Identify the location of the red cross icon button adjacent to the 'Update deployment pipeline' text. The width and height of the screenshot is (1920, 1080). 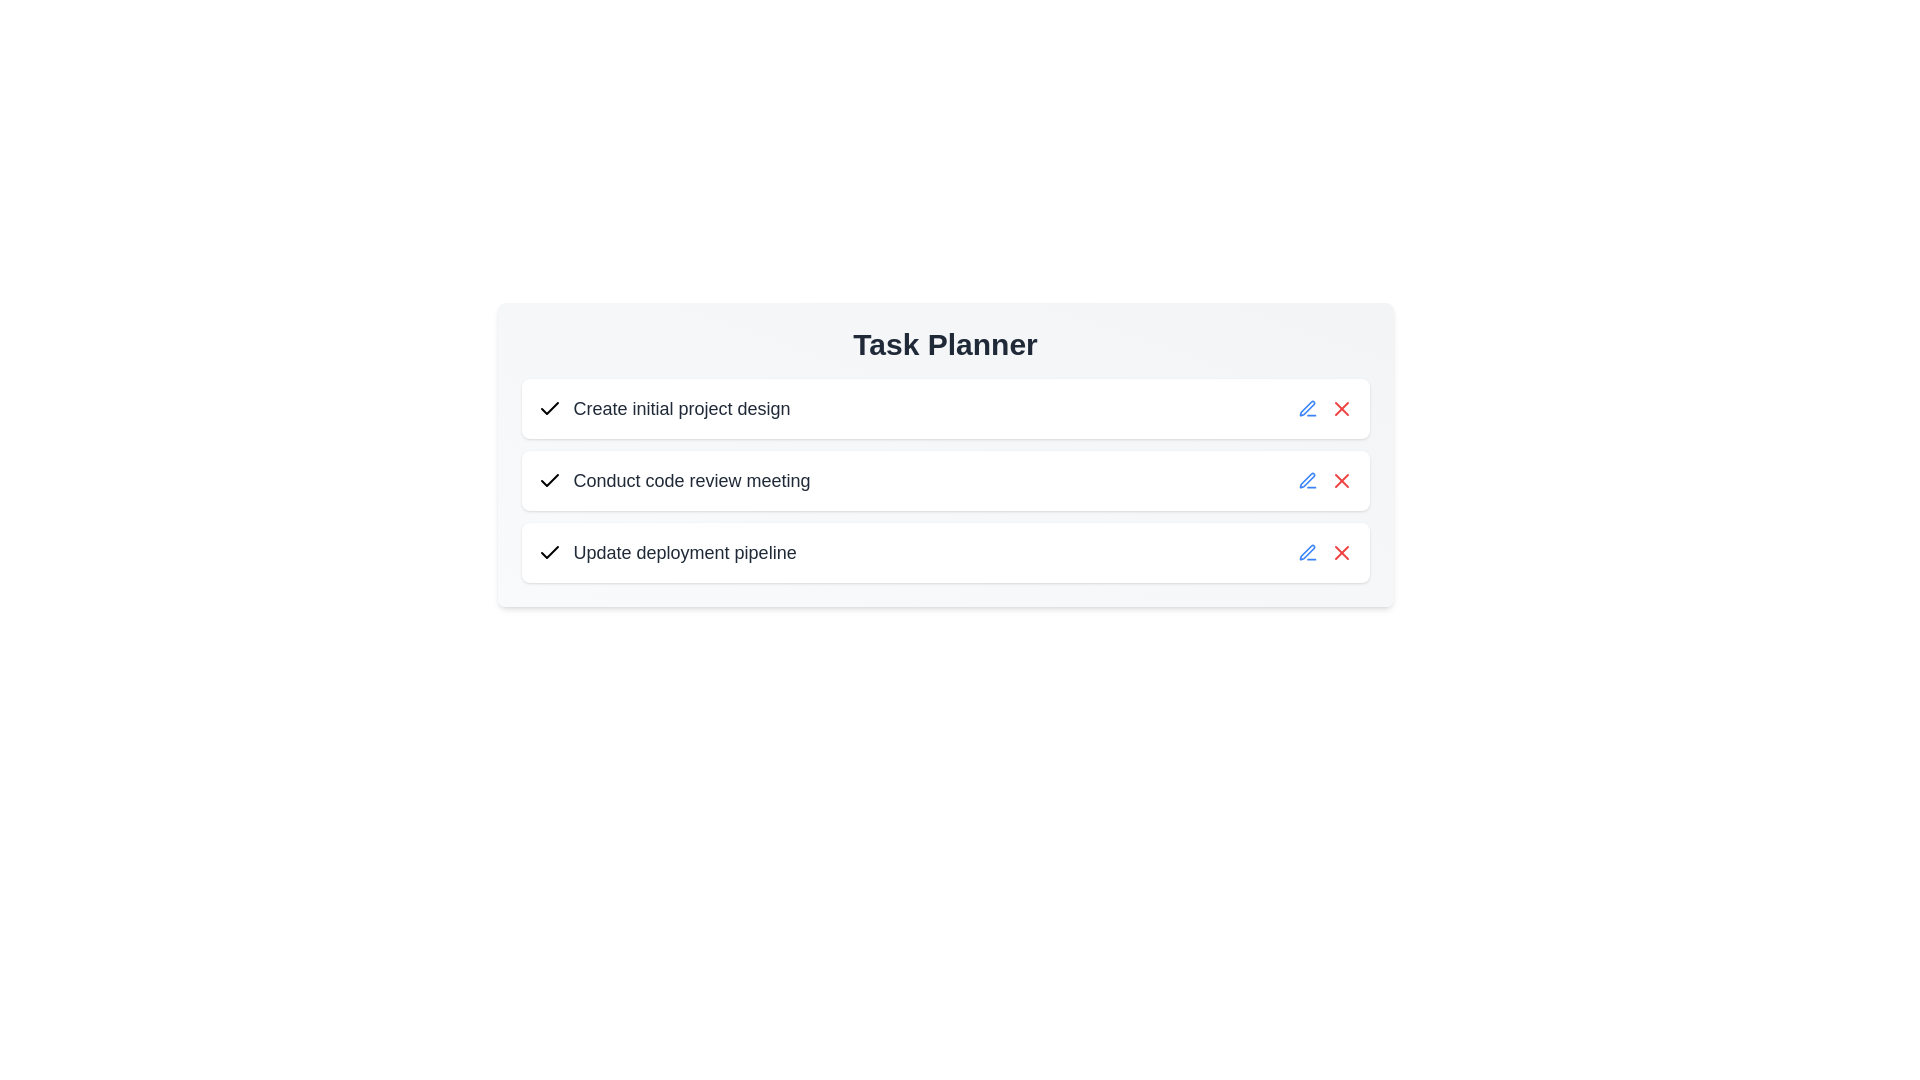
(1341, 552).